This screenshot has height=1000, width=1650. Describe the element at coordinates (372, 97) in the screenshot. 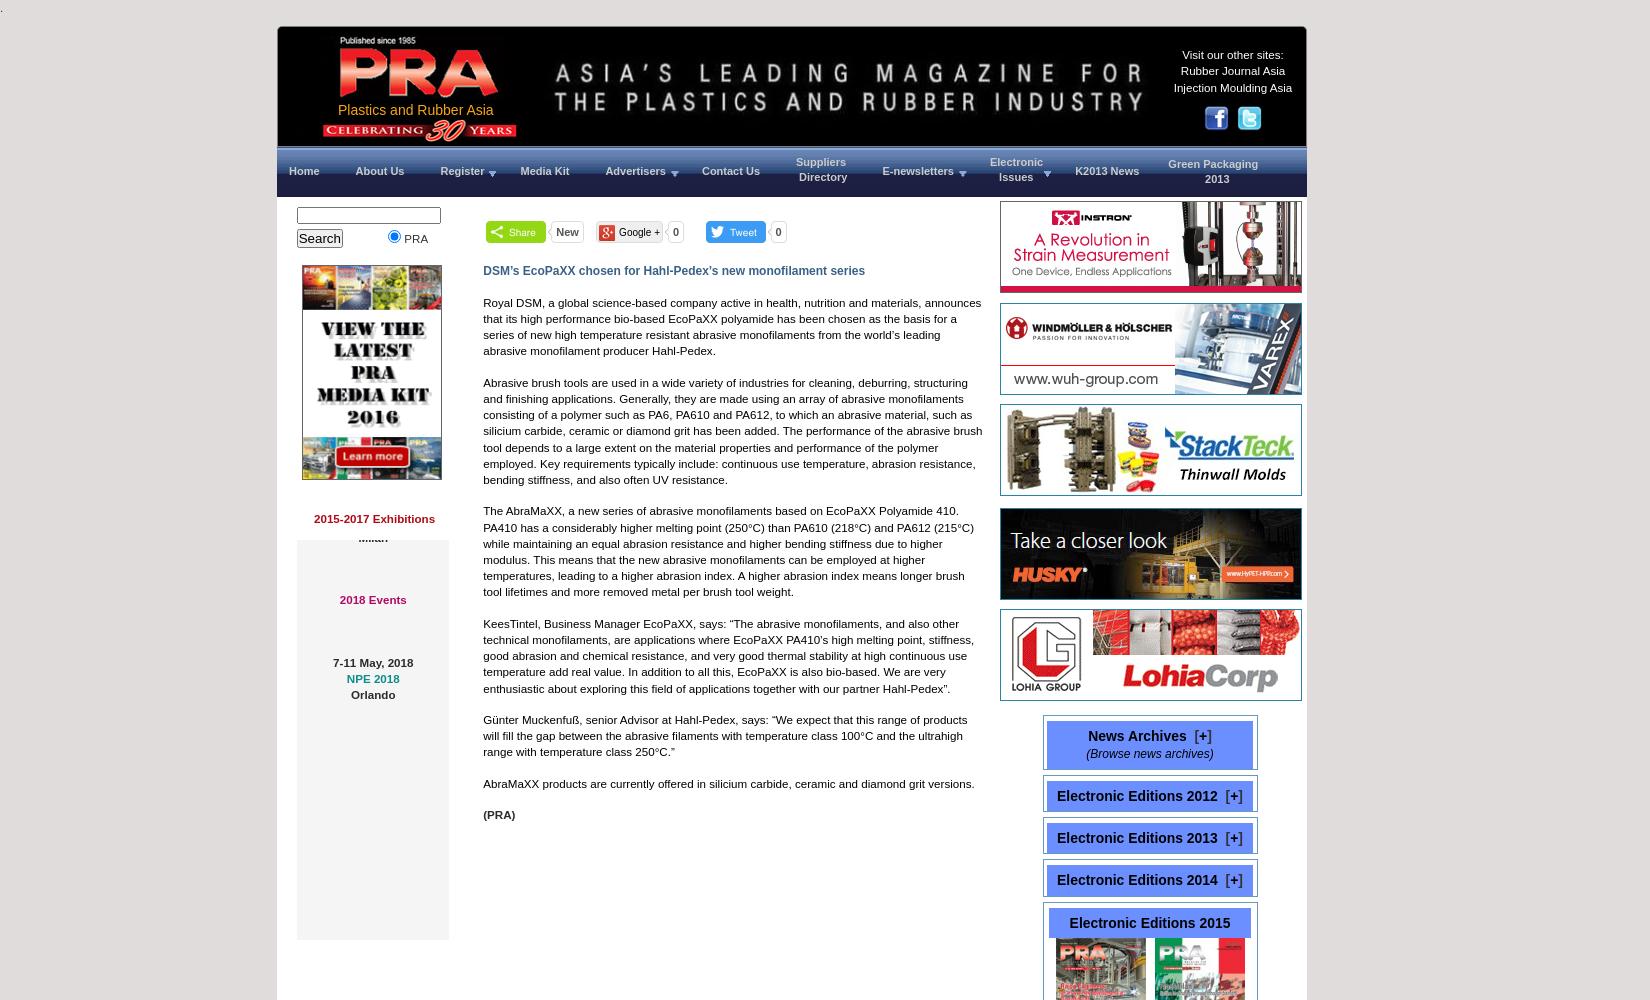

I see `'8-10 January, 2017'` at that location.